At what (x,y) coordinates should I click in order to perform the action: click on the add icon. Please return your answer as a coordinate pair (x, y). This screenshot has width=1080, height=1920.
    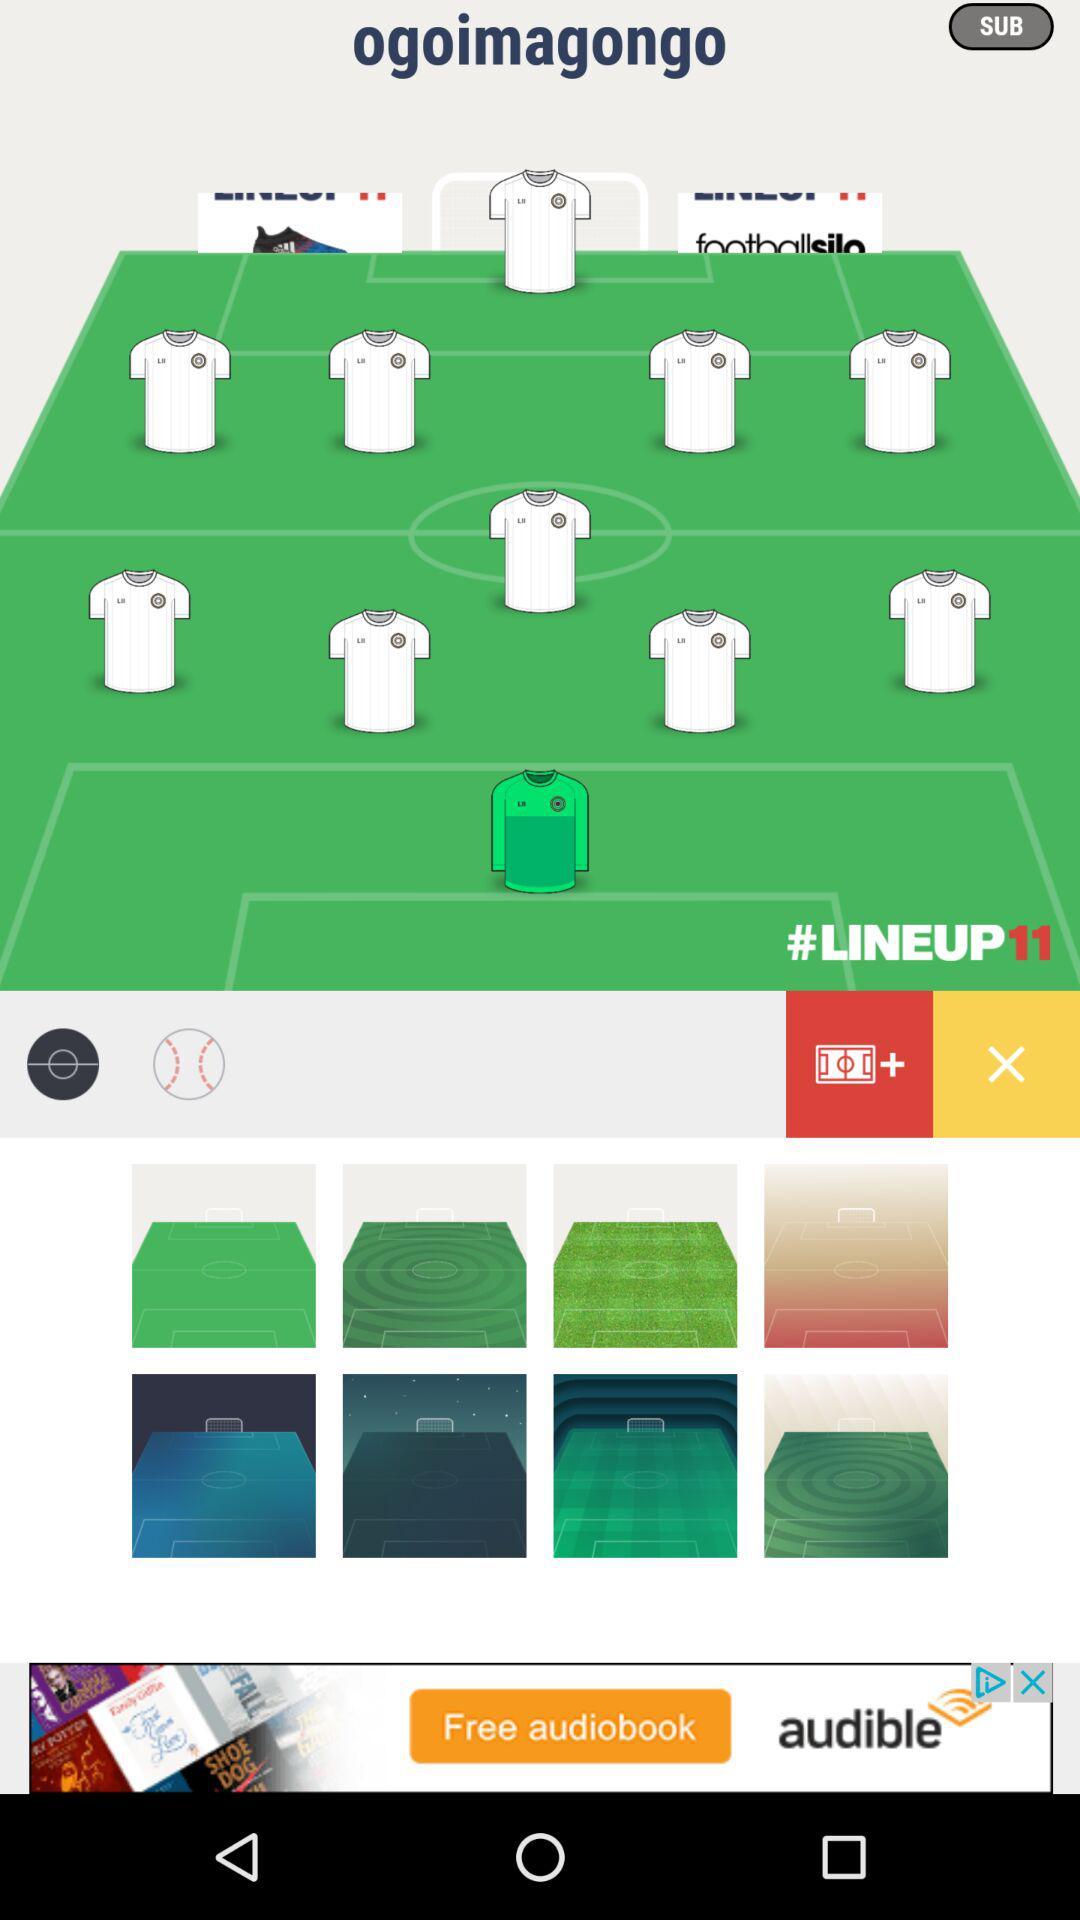
    Looking at the image, I should click on (645, 1465).